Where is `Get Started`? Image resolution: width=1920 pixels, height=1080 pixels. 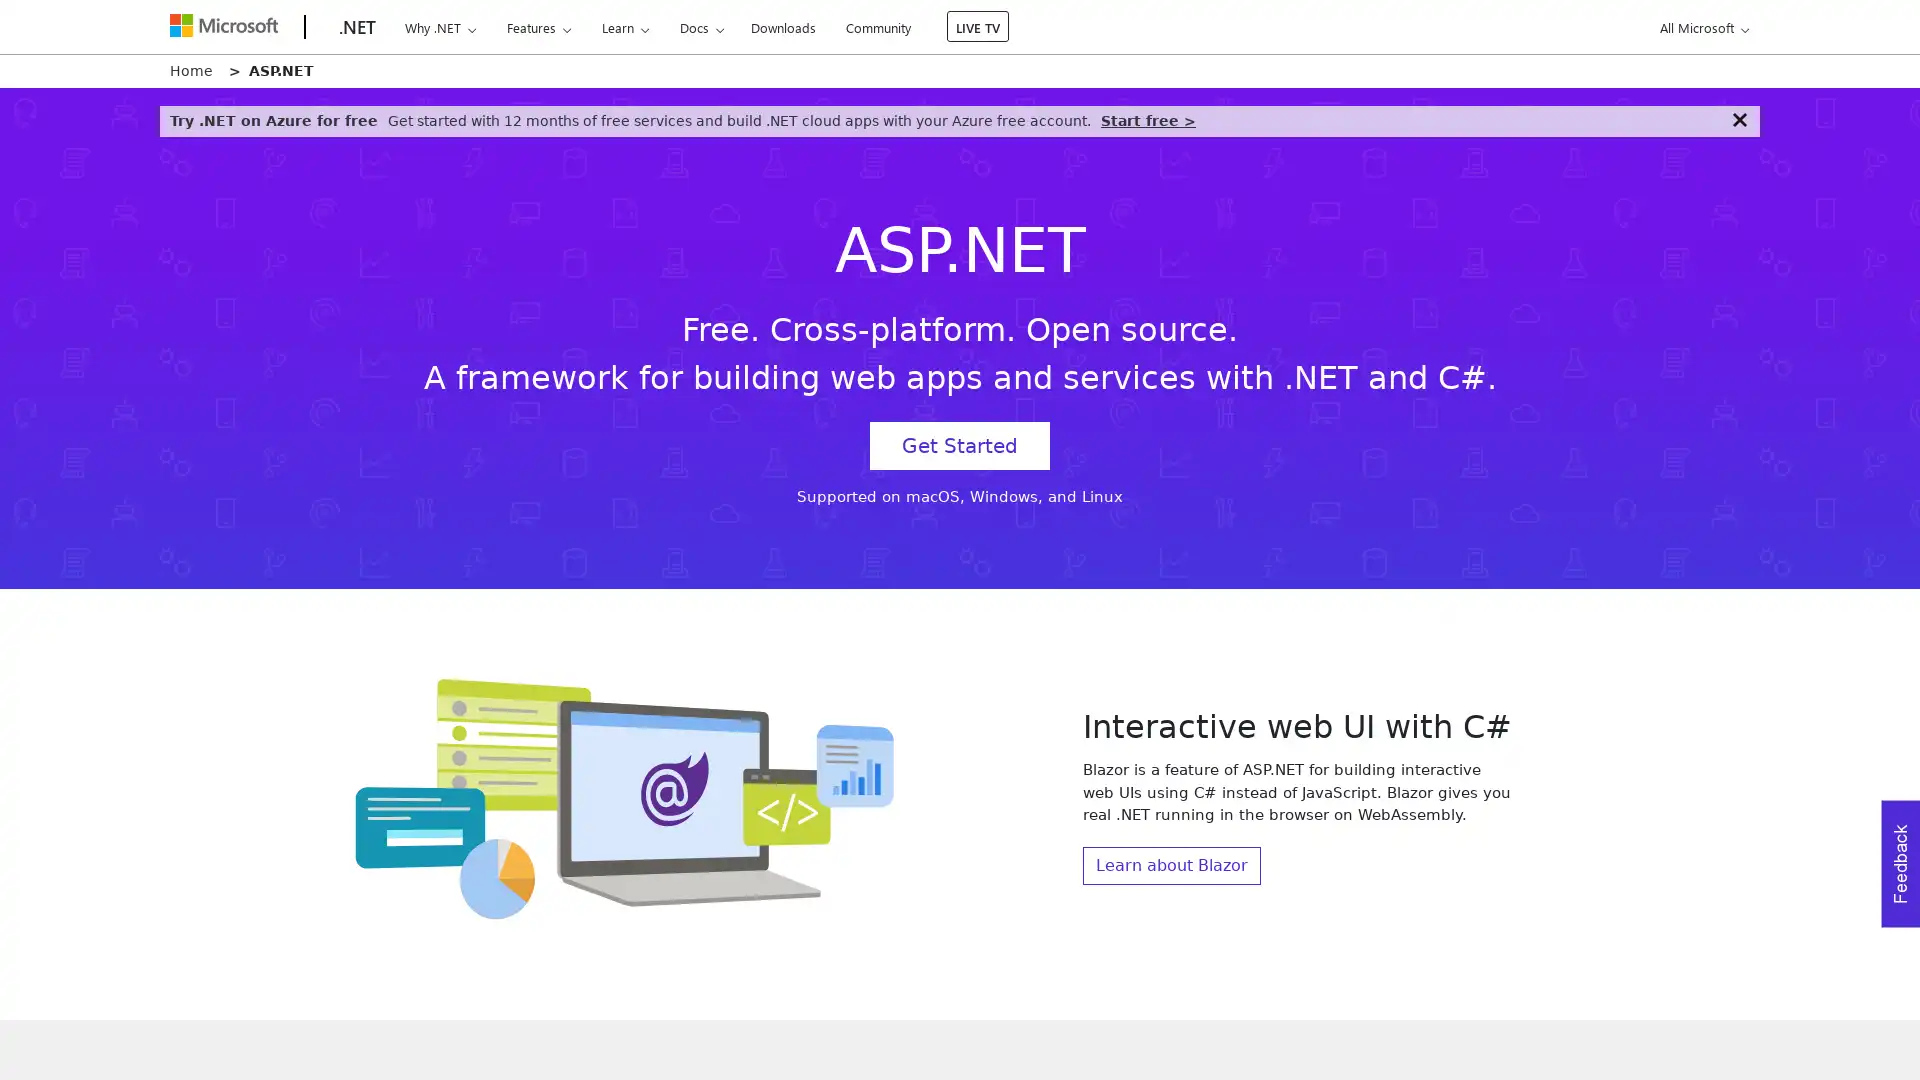 Get Started is located at coordinates (960, 445).